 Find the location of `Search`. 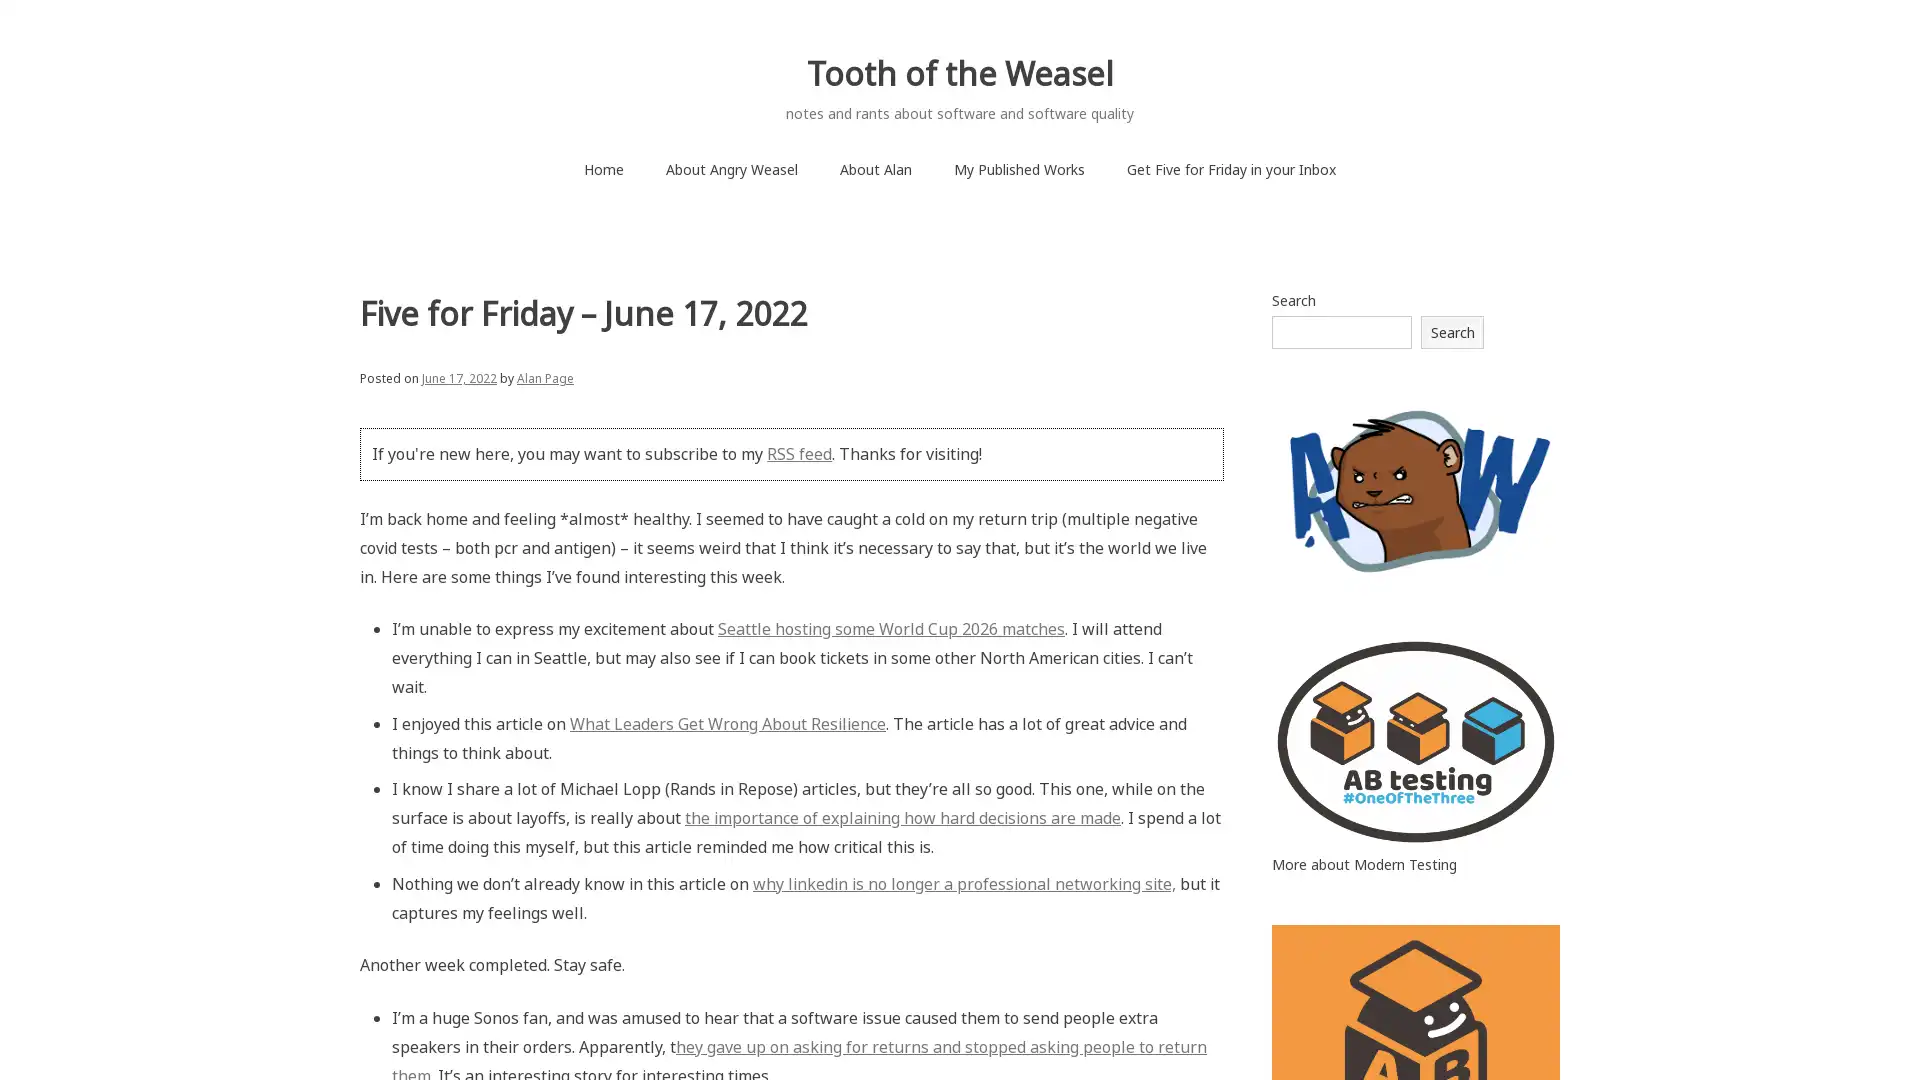

Search is located at coordinates (1452, 330).